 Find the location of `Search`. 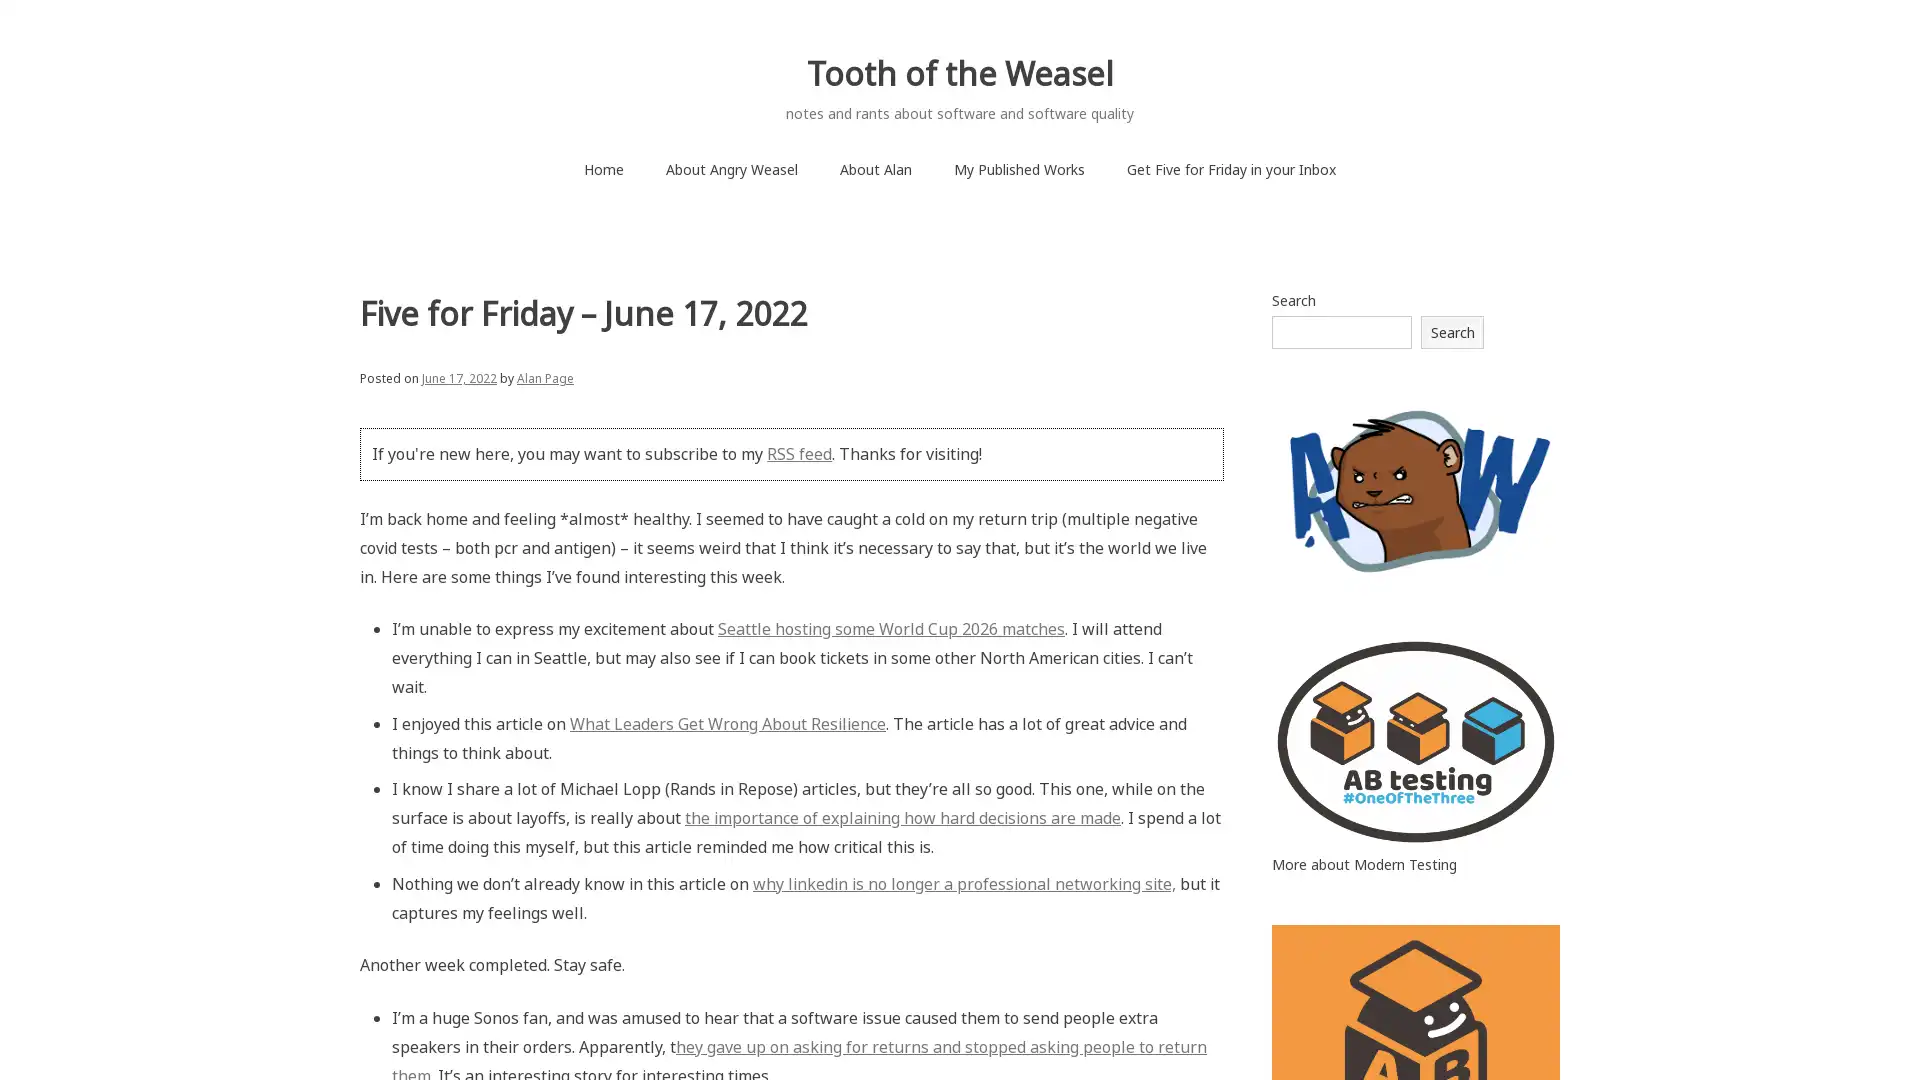

Search is located at coordinates (1452, 330).